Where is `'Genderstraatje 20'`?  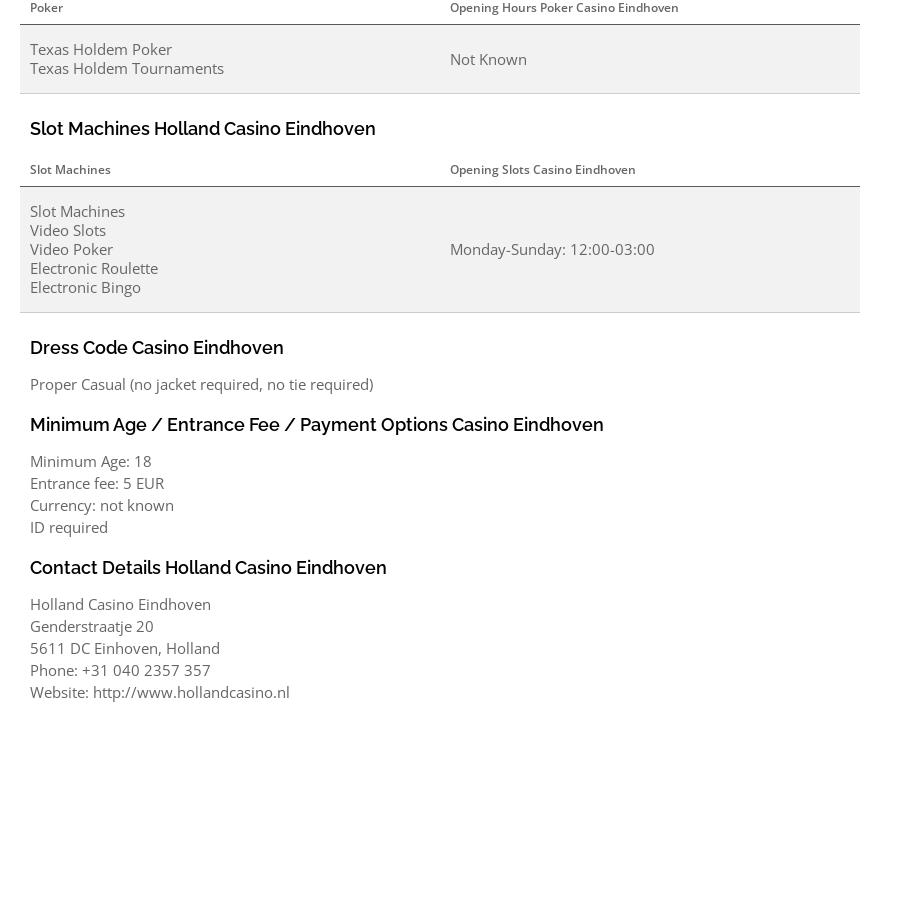 'Genderstraatje 20' is located at coordinates (90, 625).